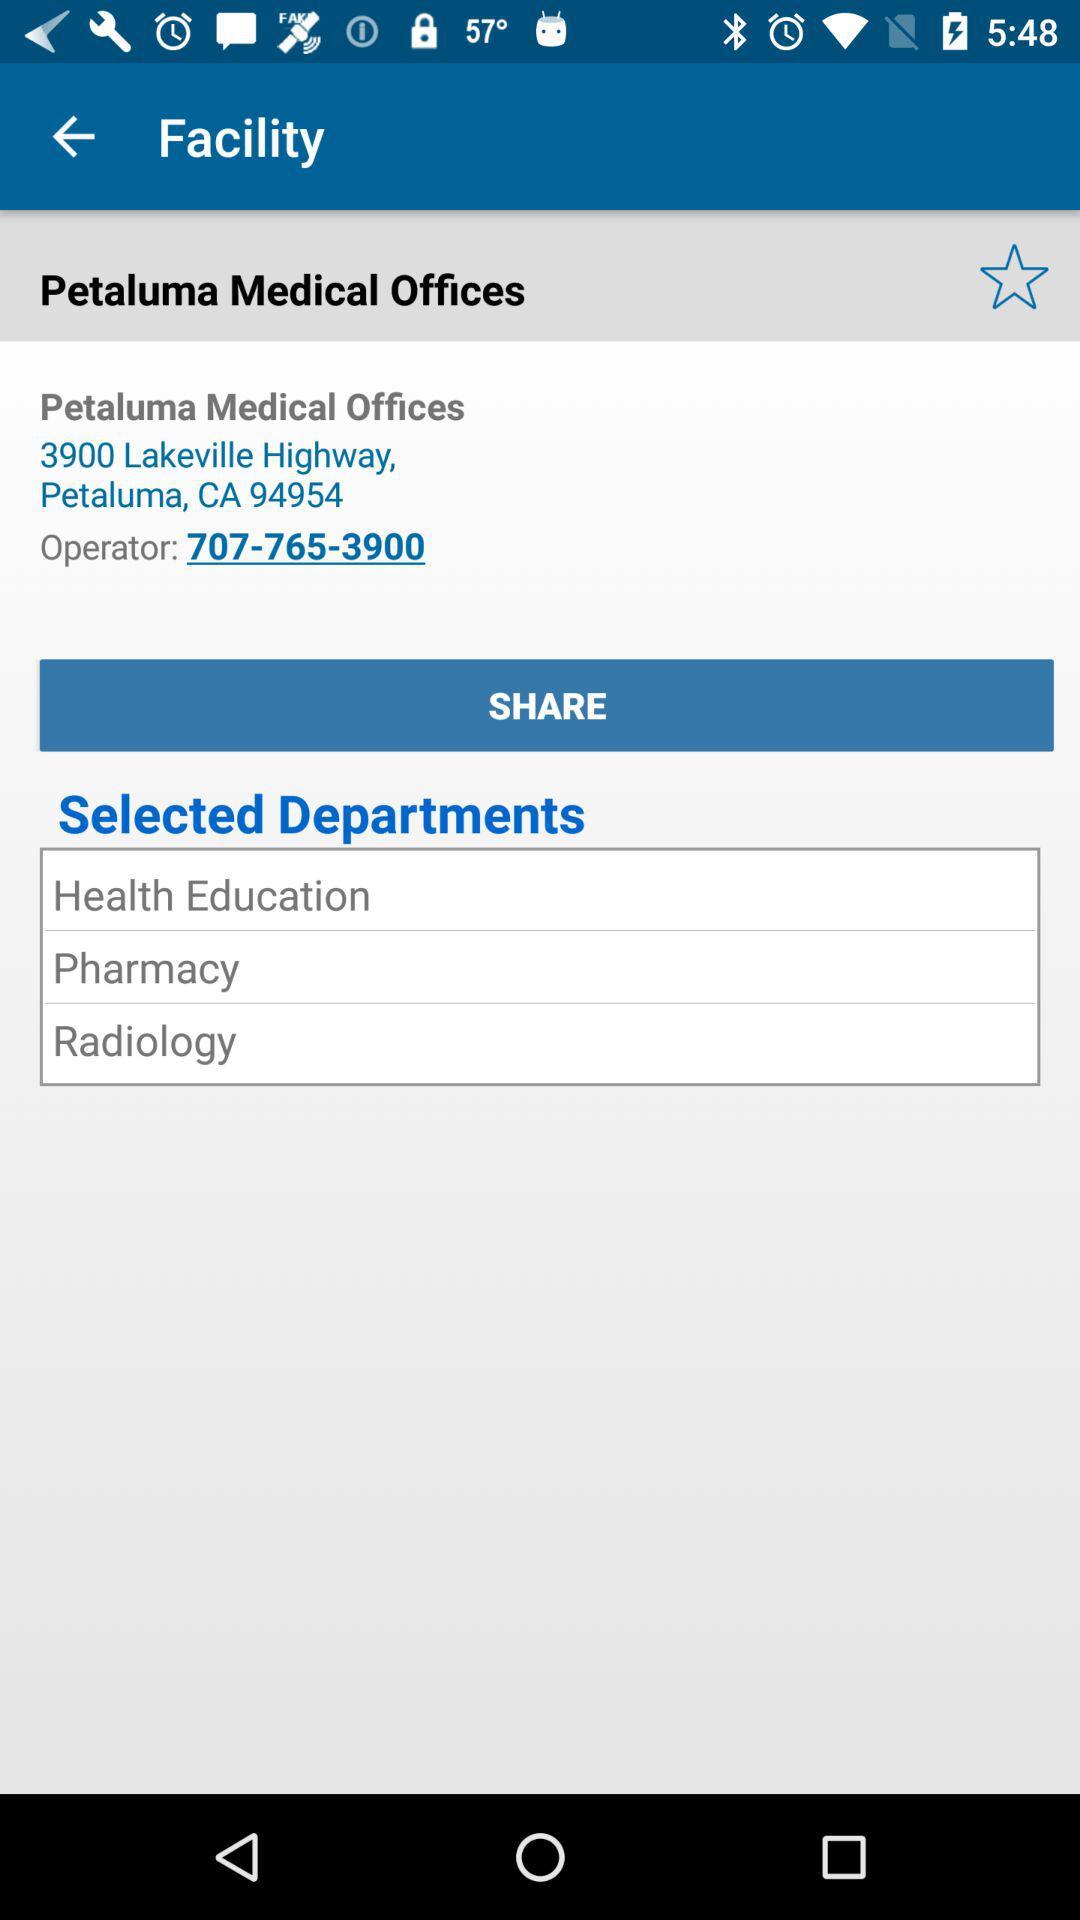  Describe the element at coordinates (1014, 274) in the screenshot. I see `the star icon` at that location.